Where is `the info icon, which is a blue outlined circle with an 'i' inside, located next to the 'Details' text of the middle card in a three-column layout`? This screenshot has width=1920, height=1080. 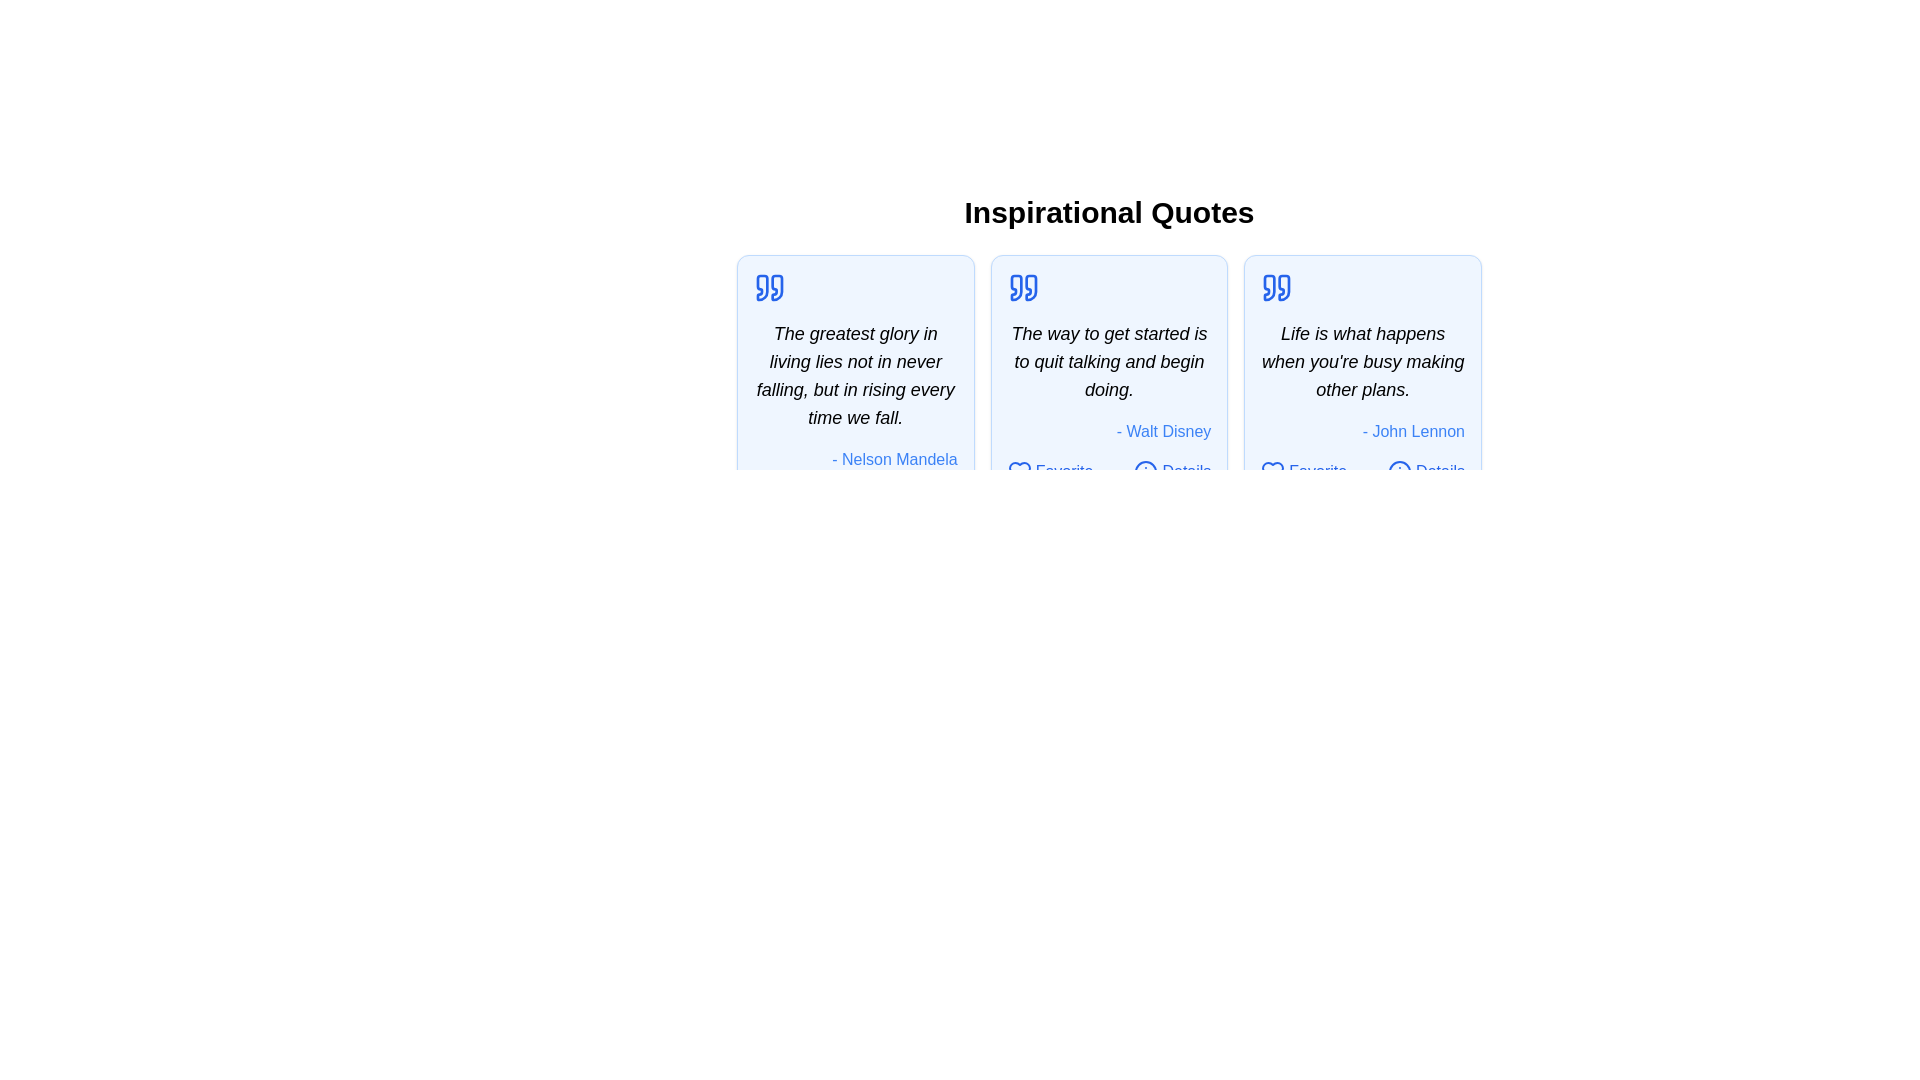
the info icon, which is a blue outlined circle with an 'i' inside, located next to the 'Details' text of the middle card in a three-column layout is located at coordinates (1146, 471).